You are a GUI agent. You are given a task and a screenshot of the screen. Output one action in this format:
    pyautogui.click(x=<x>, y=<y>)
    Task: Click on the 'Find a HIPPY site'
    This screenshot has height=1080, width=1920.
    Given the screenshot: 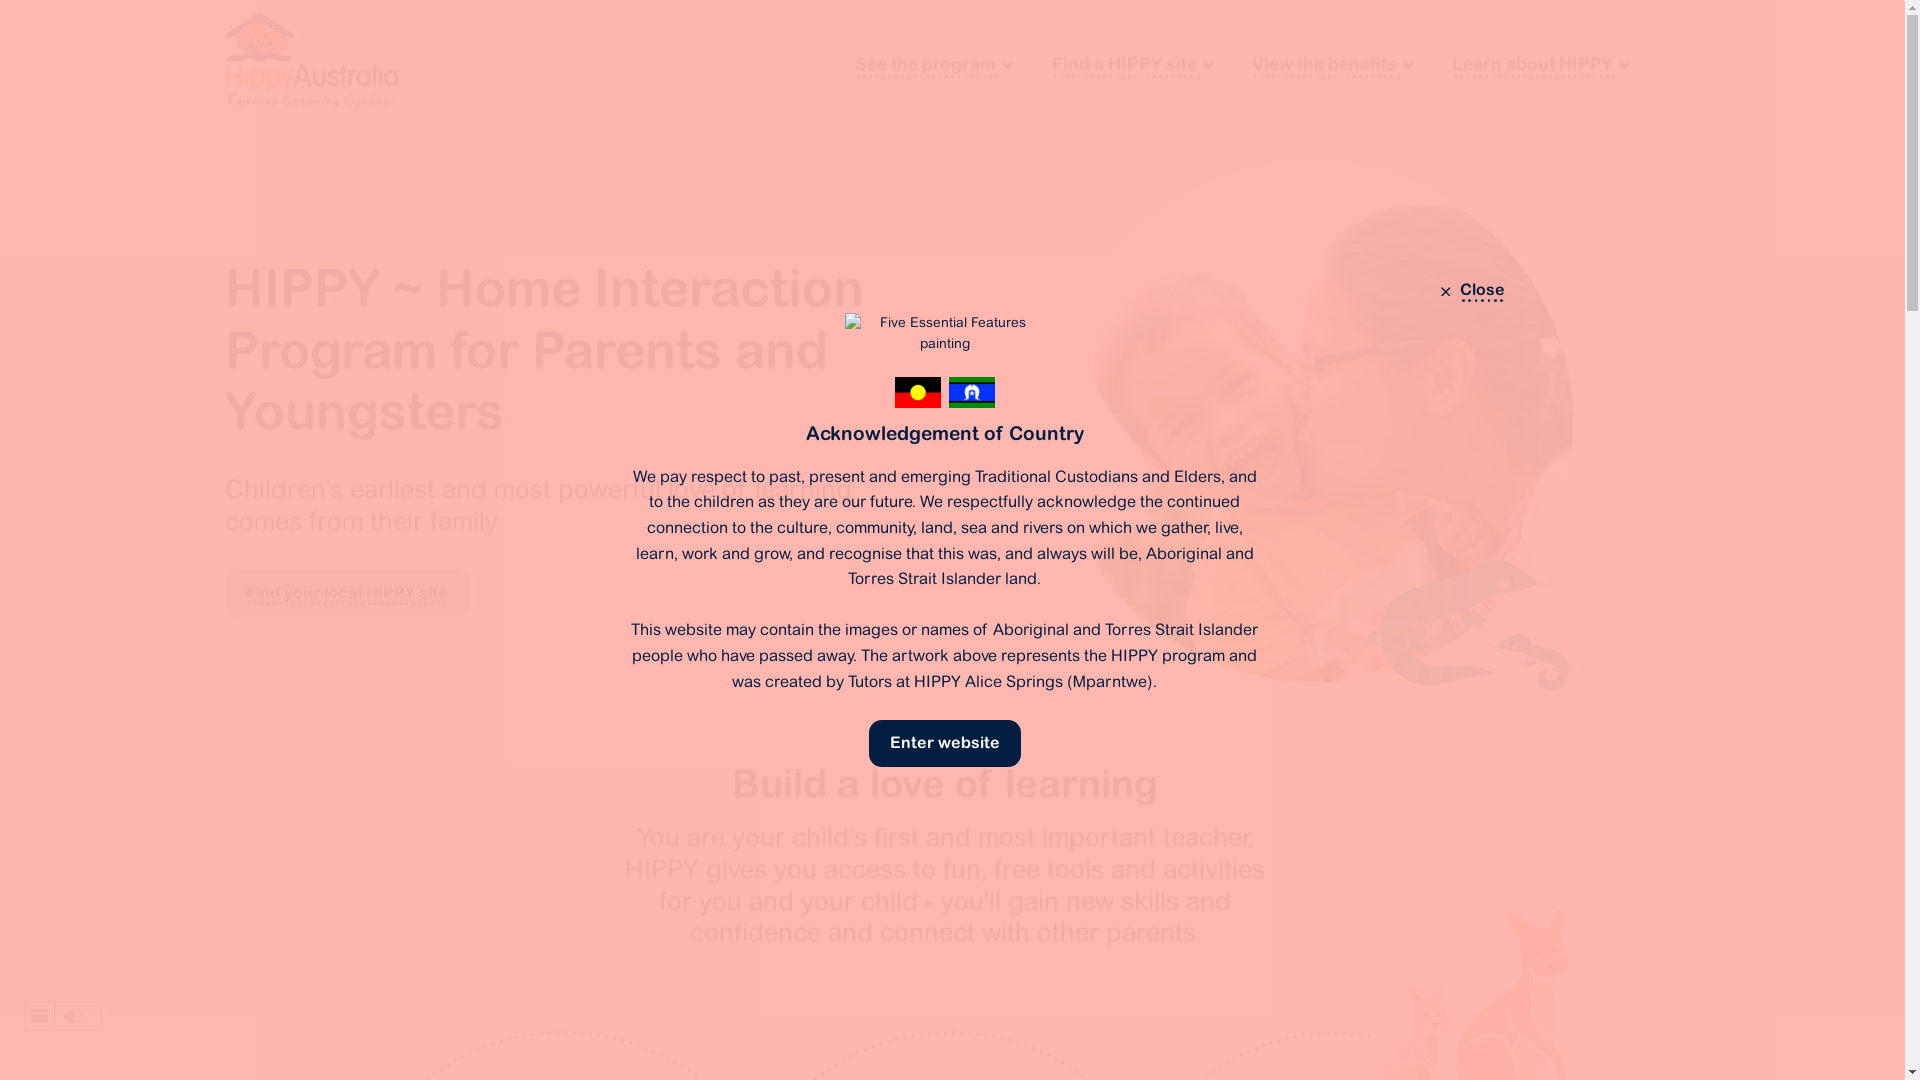 What is the action you would take?
    pyautogui.click(x=1132, y=63)
    